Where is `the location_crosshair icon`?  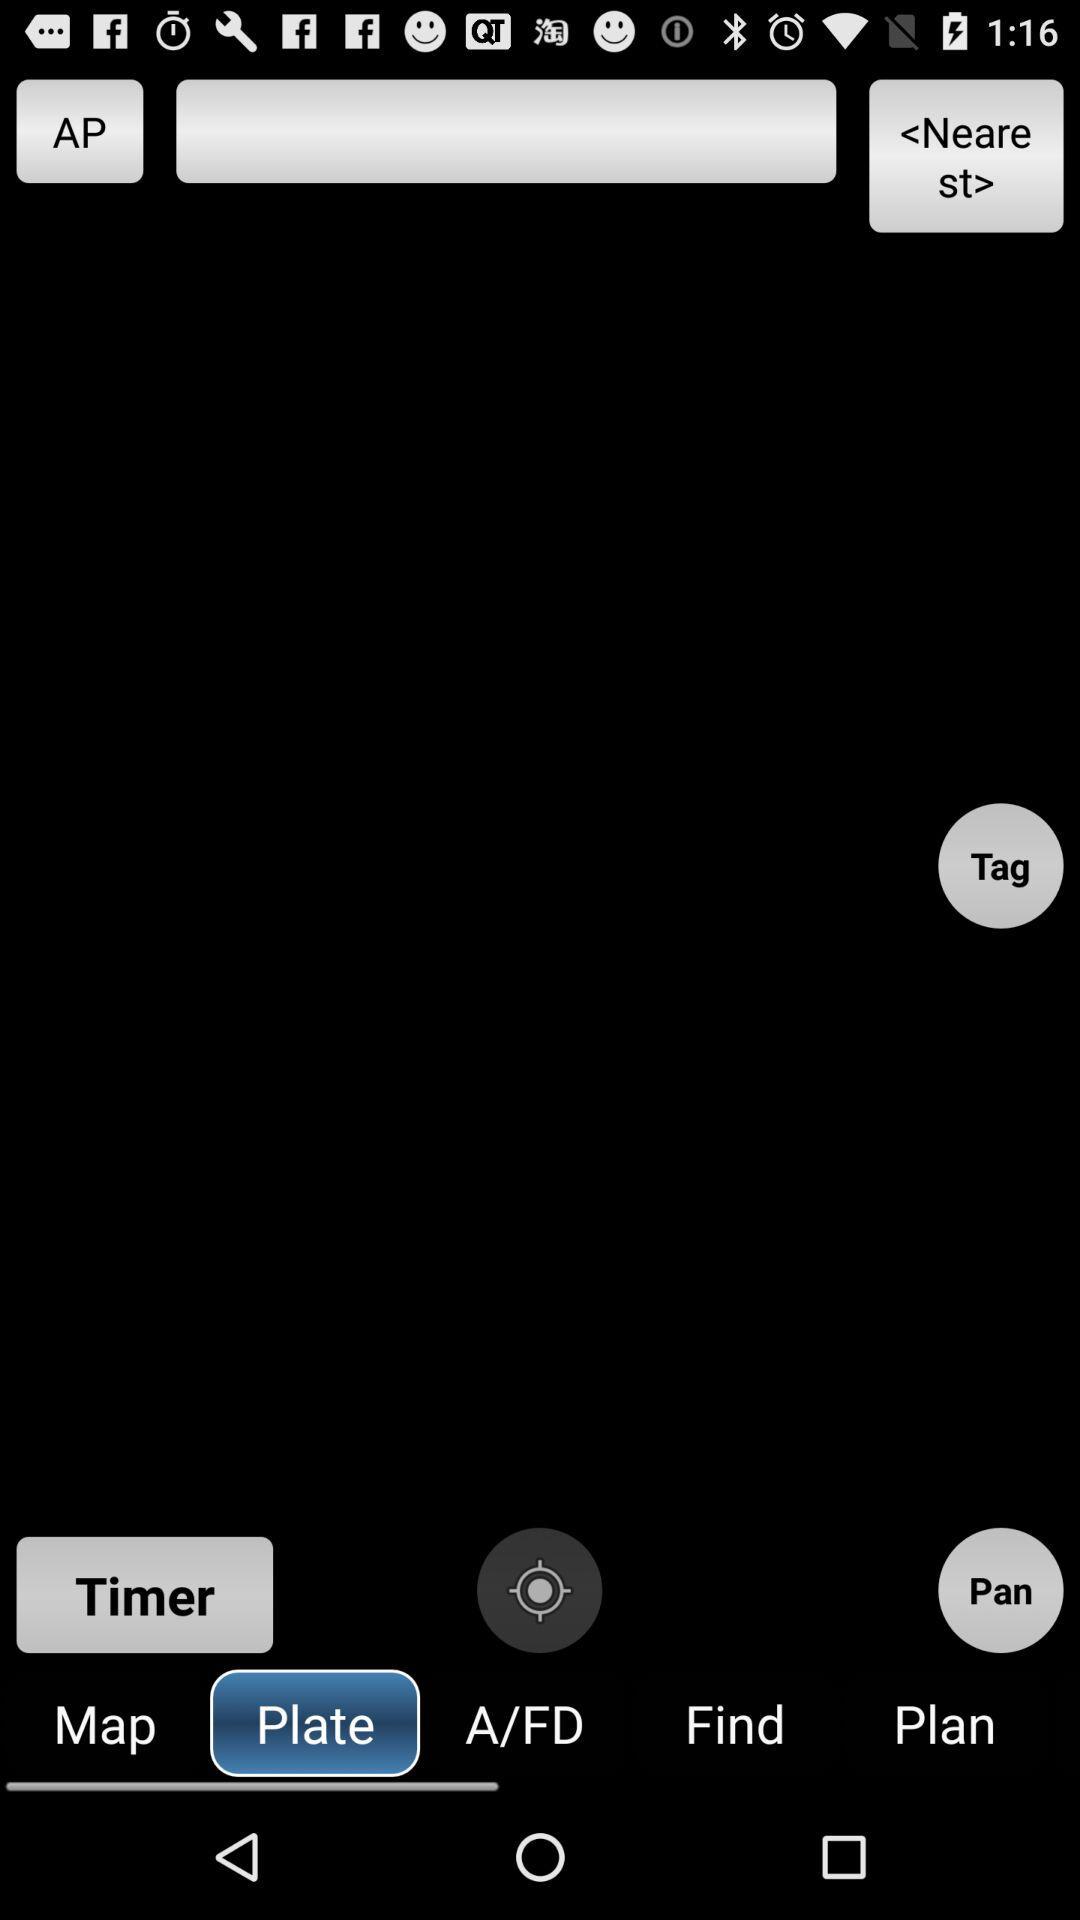 the location_crosshair icon is located at coordinates (538, 1701).